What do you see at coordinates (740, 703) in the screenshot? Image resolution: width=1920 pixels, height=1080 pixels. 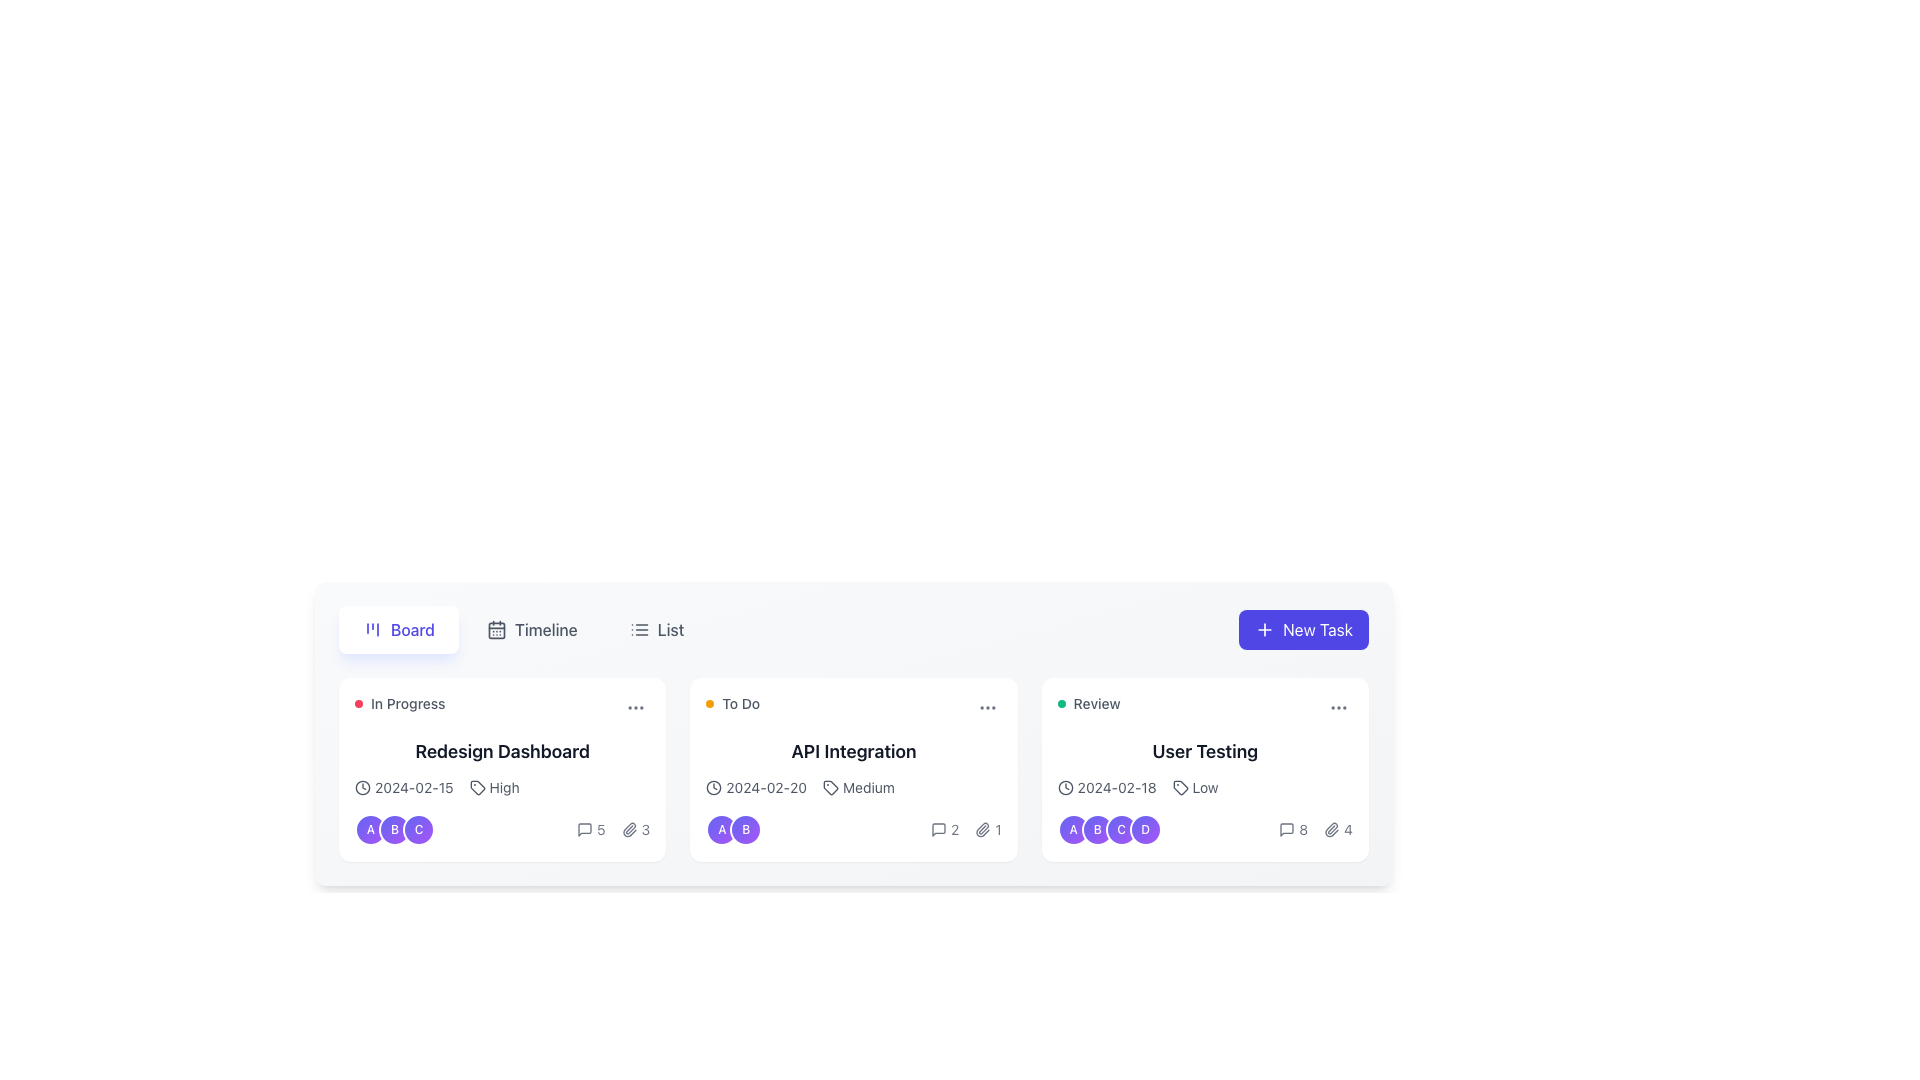 I see `the 'To Do' text label, which is styled with a small font size and medium weight` at bounding box center [740, 703].